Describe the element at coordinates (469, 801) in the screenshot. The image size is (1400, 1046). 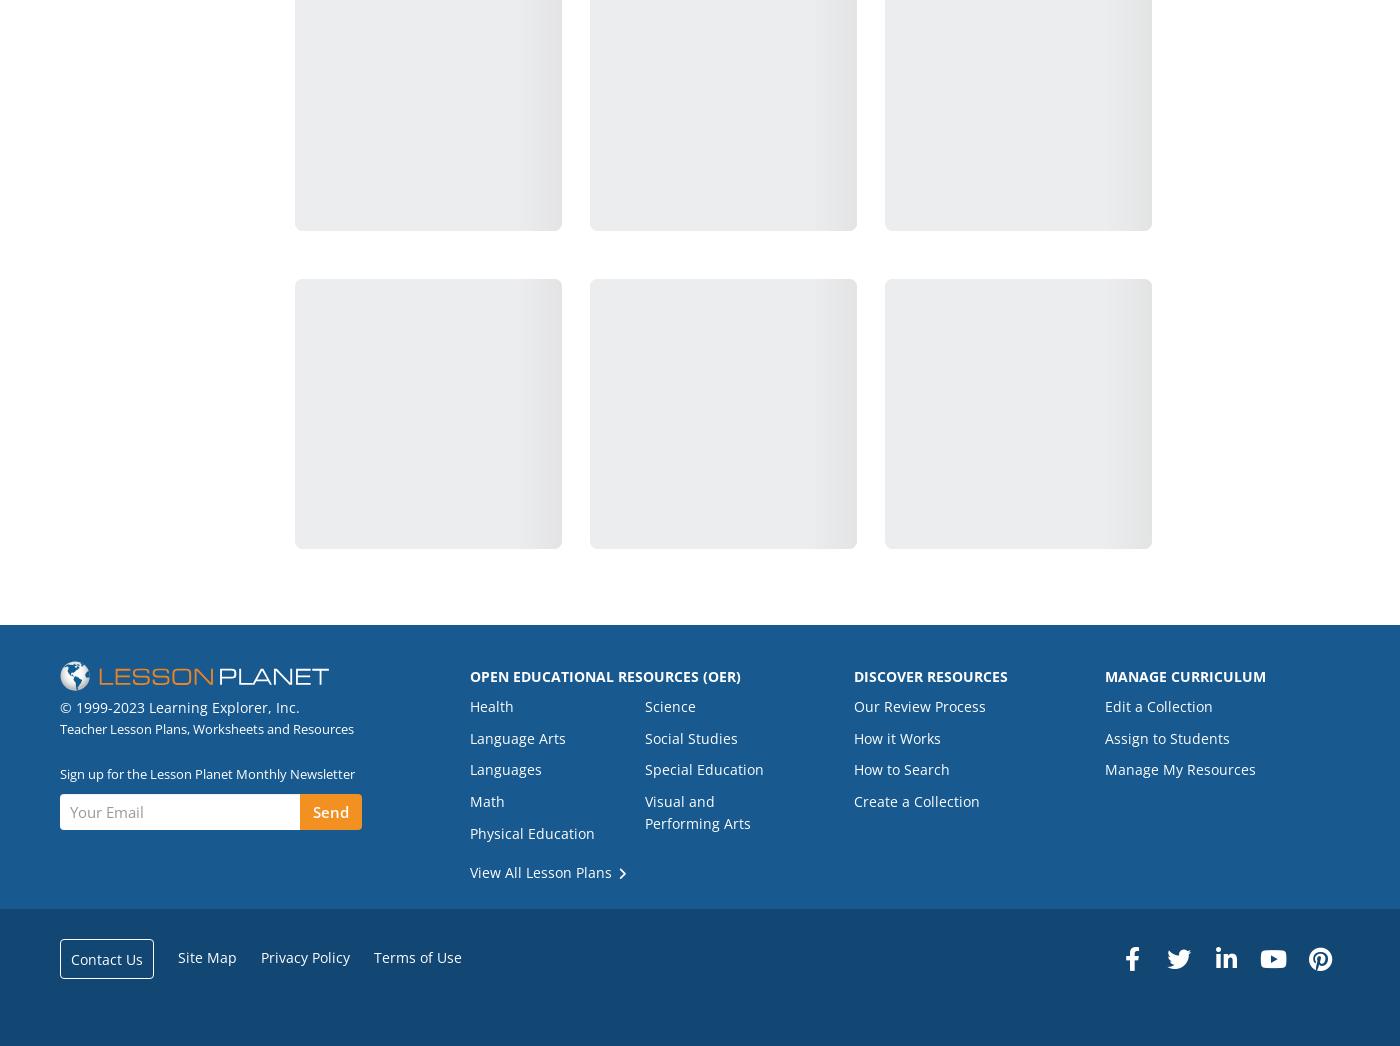
I see `'Math'` at that location.